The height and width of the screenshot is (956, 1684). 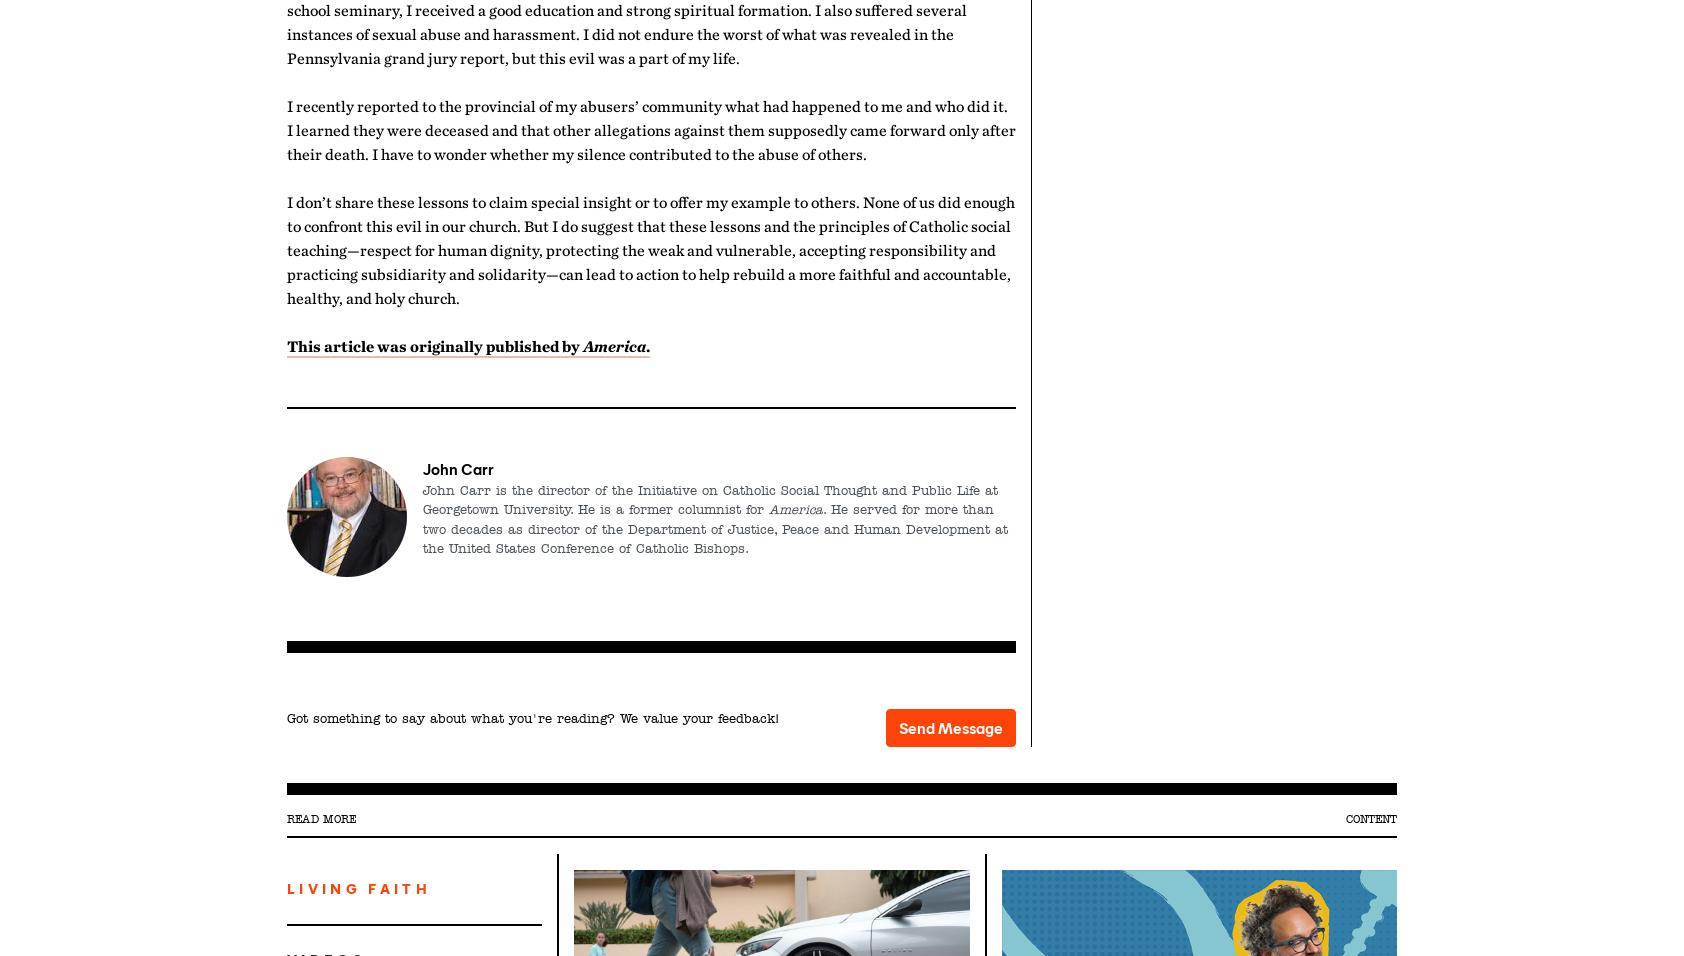 I want to click on 'Content', so click(x=1345, y=818).